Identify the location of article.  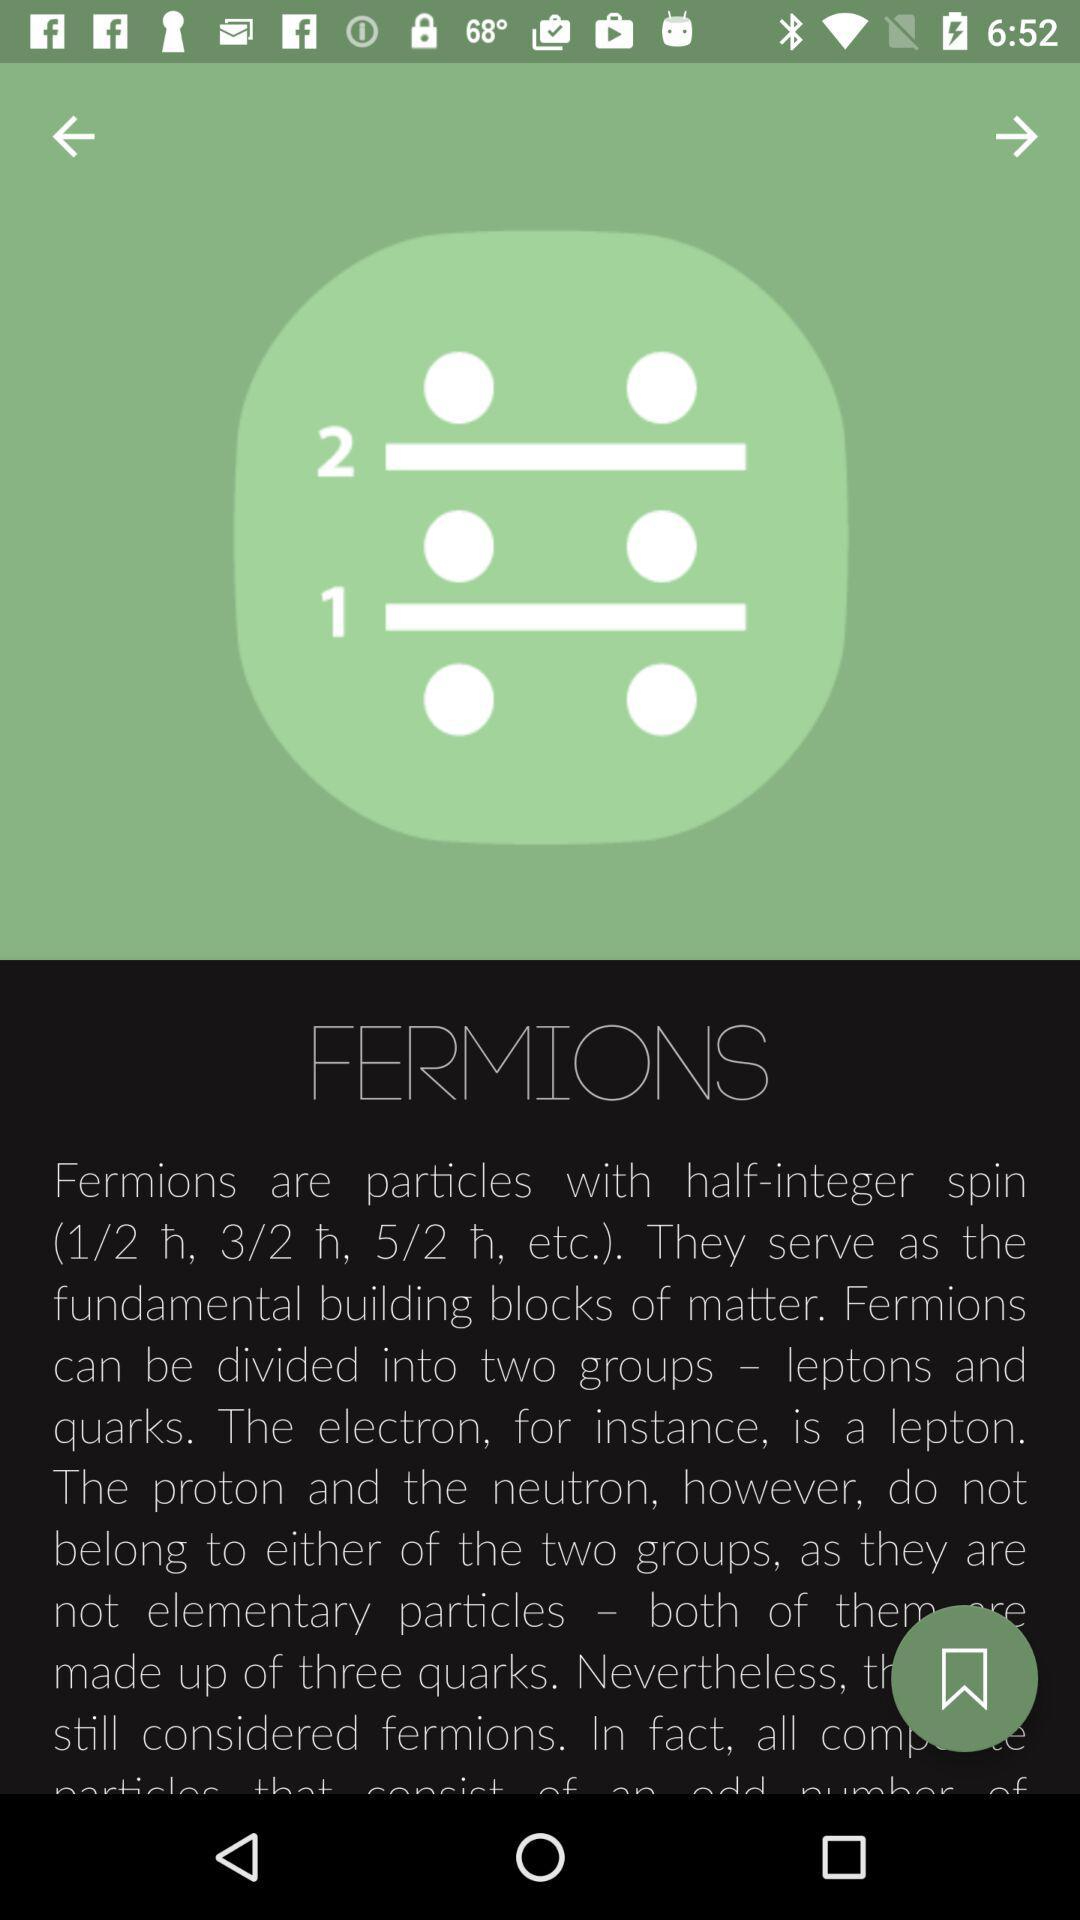
(963, 1678).